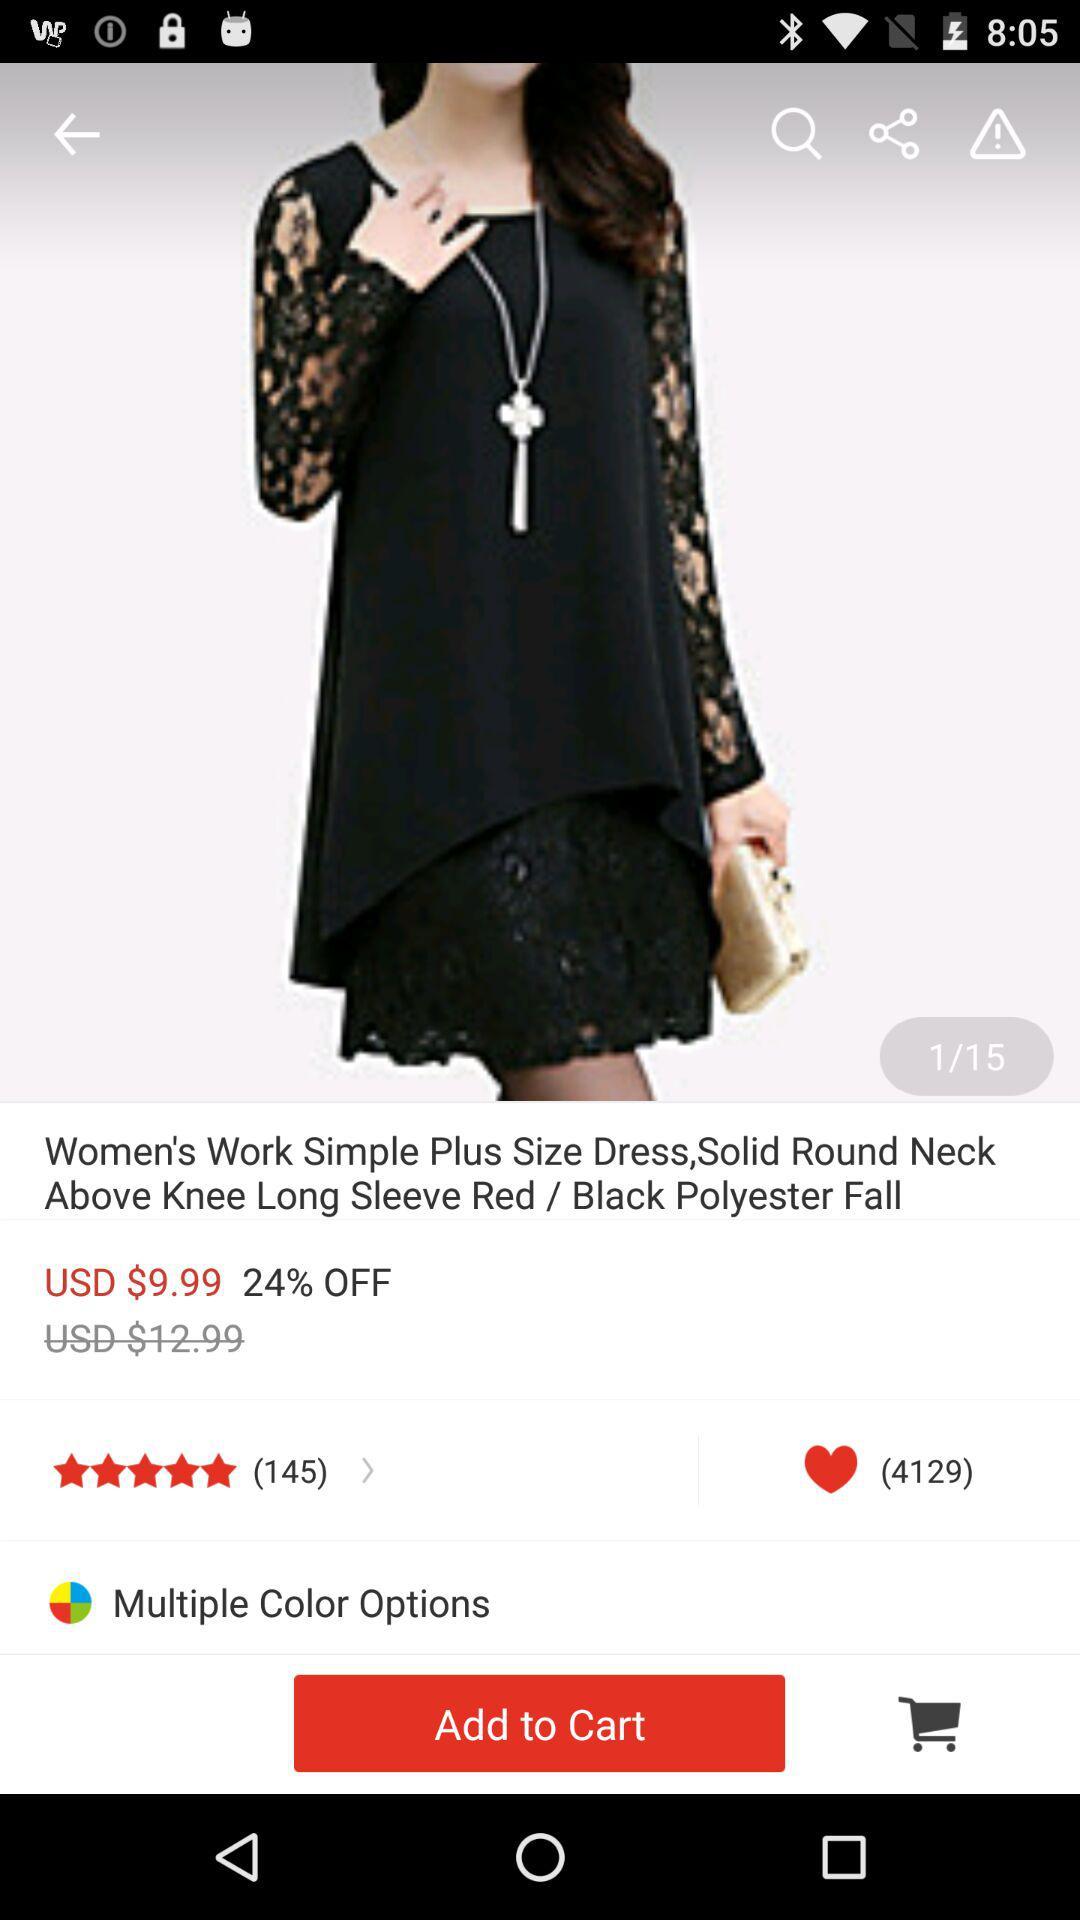 Image resolution: width=1080 pixels, height=1920 pixels. I want to click on the warning icon, so click(1003, 142).